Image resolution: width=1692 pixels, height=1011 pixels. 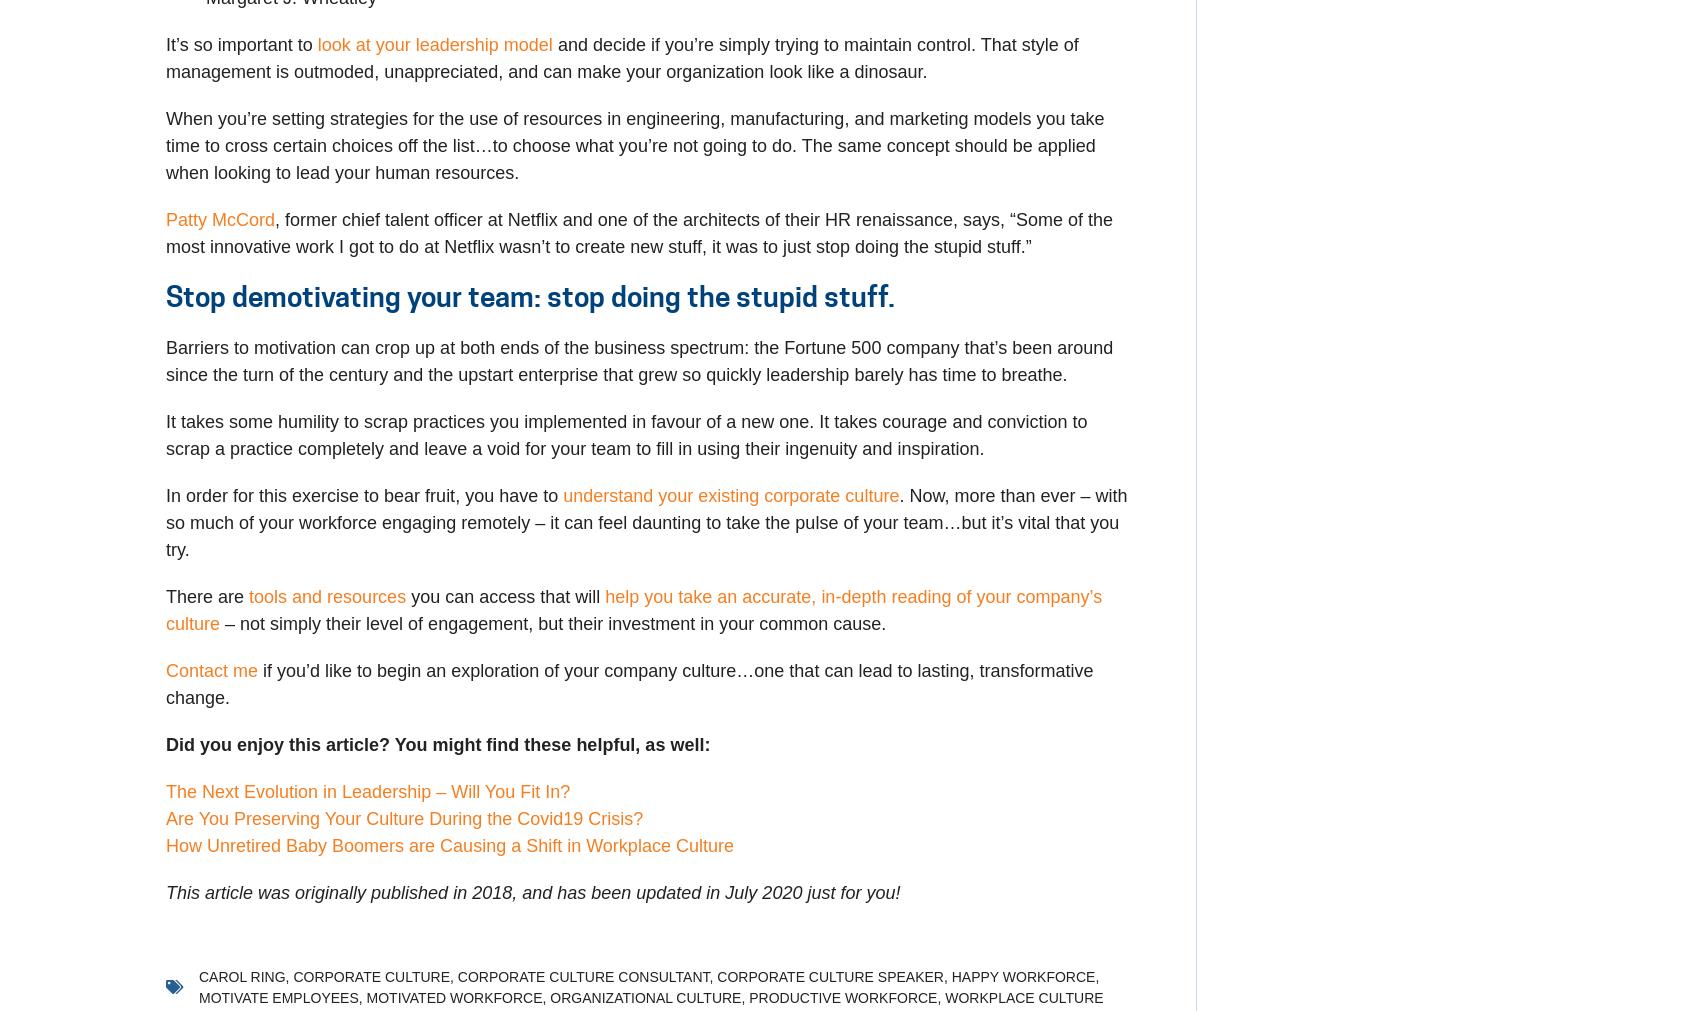 What do you see at coordinates (1021, 976) in the screenshot?
I see `'Happy Workforce'` at bounding box center [1021, 976].